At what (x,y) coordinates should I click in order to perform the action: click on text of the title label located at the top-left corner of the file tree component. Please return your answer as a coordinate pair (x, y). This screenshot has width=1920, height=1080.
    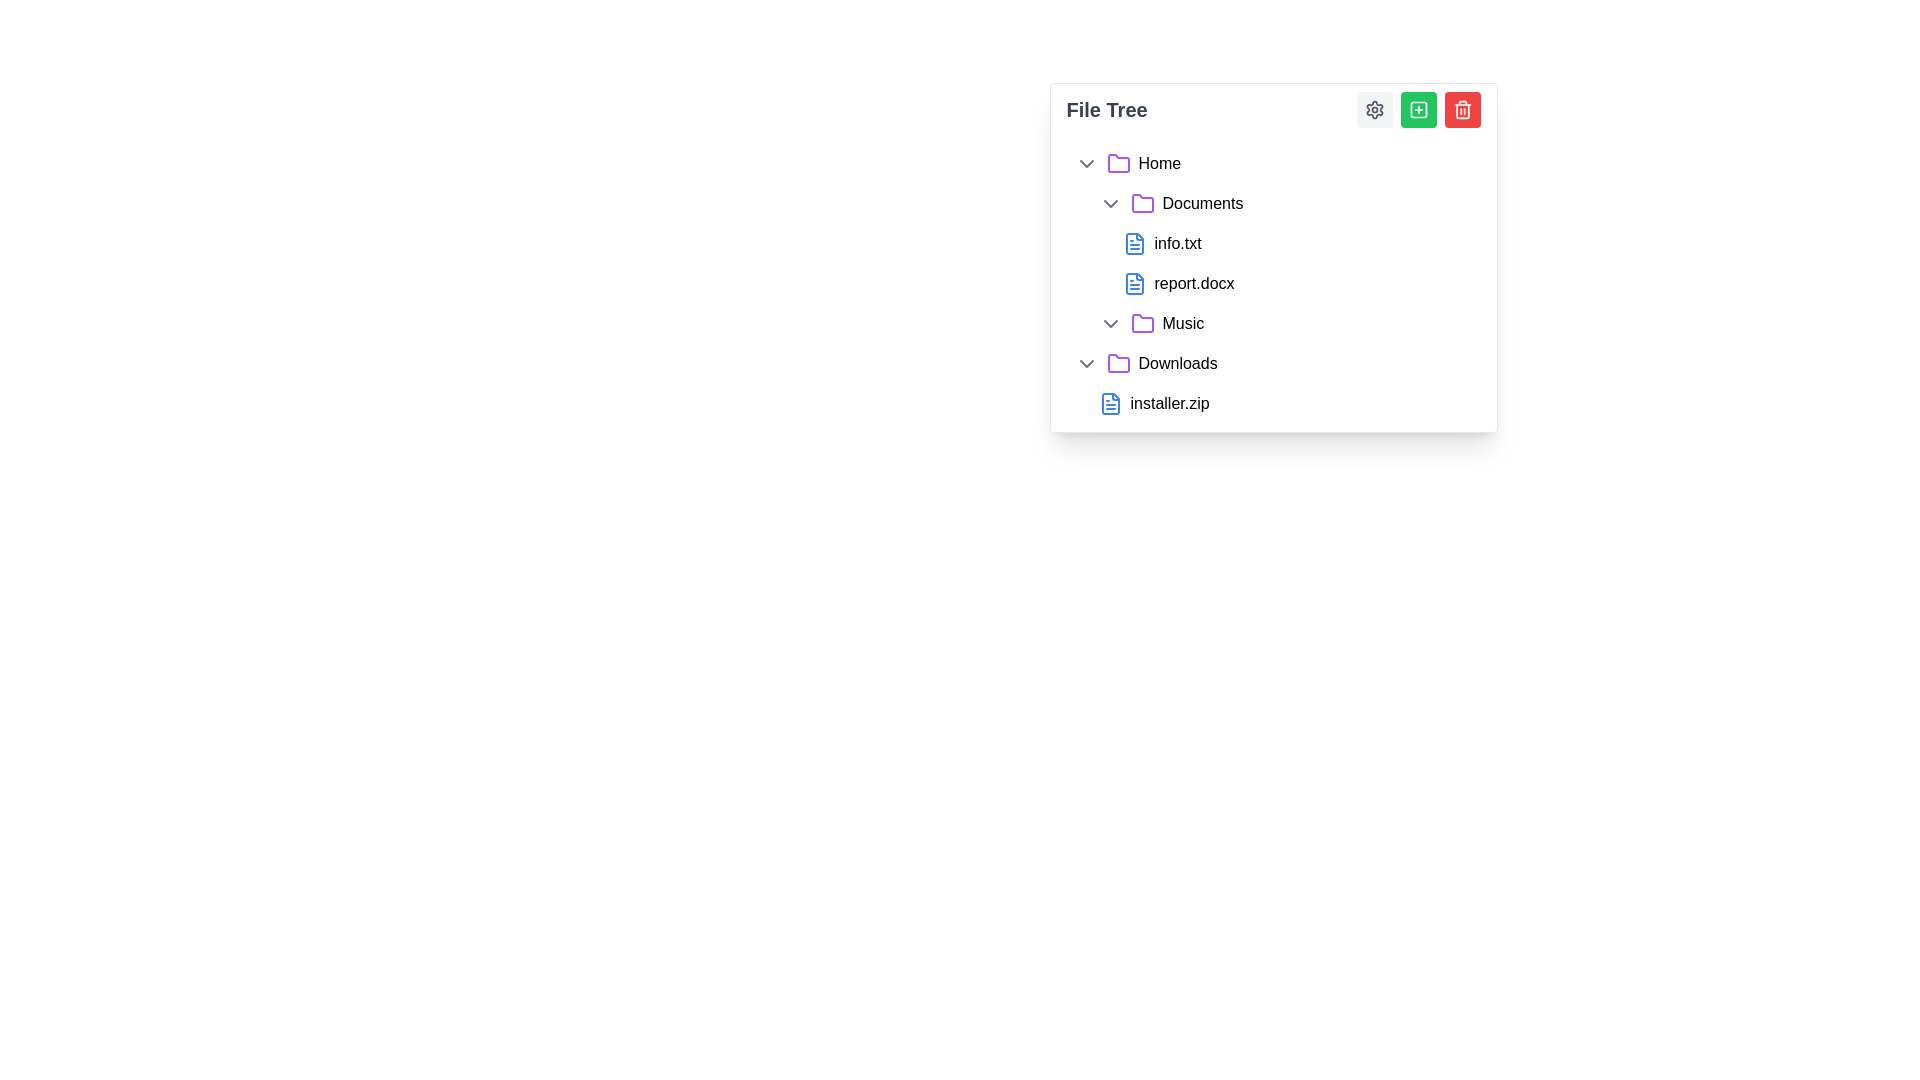
    Looking at the image, I should click on (1106, 110).